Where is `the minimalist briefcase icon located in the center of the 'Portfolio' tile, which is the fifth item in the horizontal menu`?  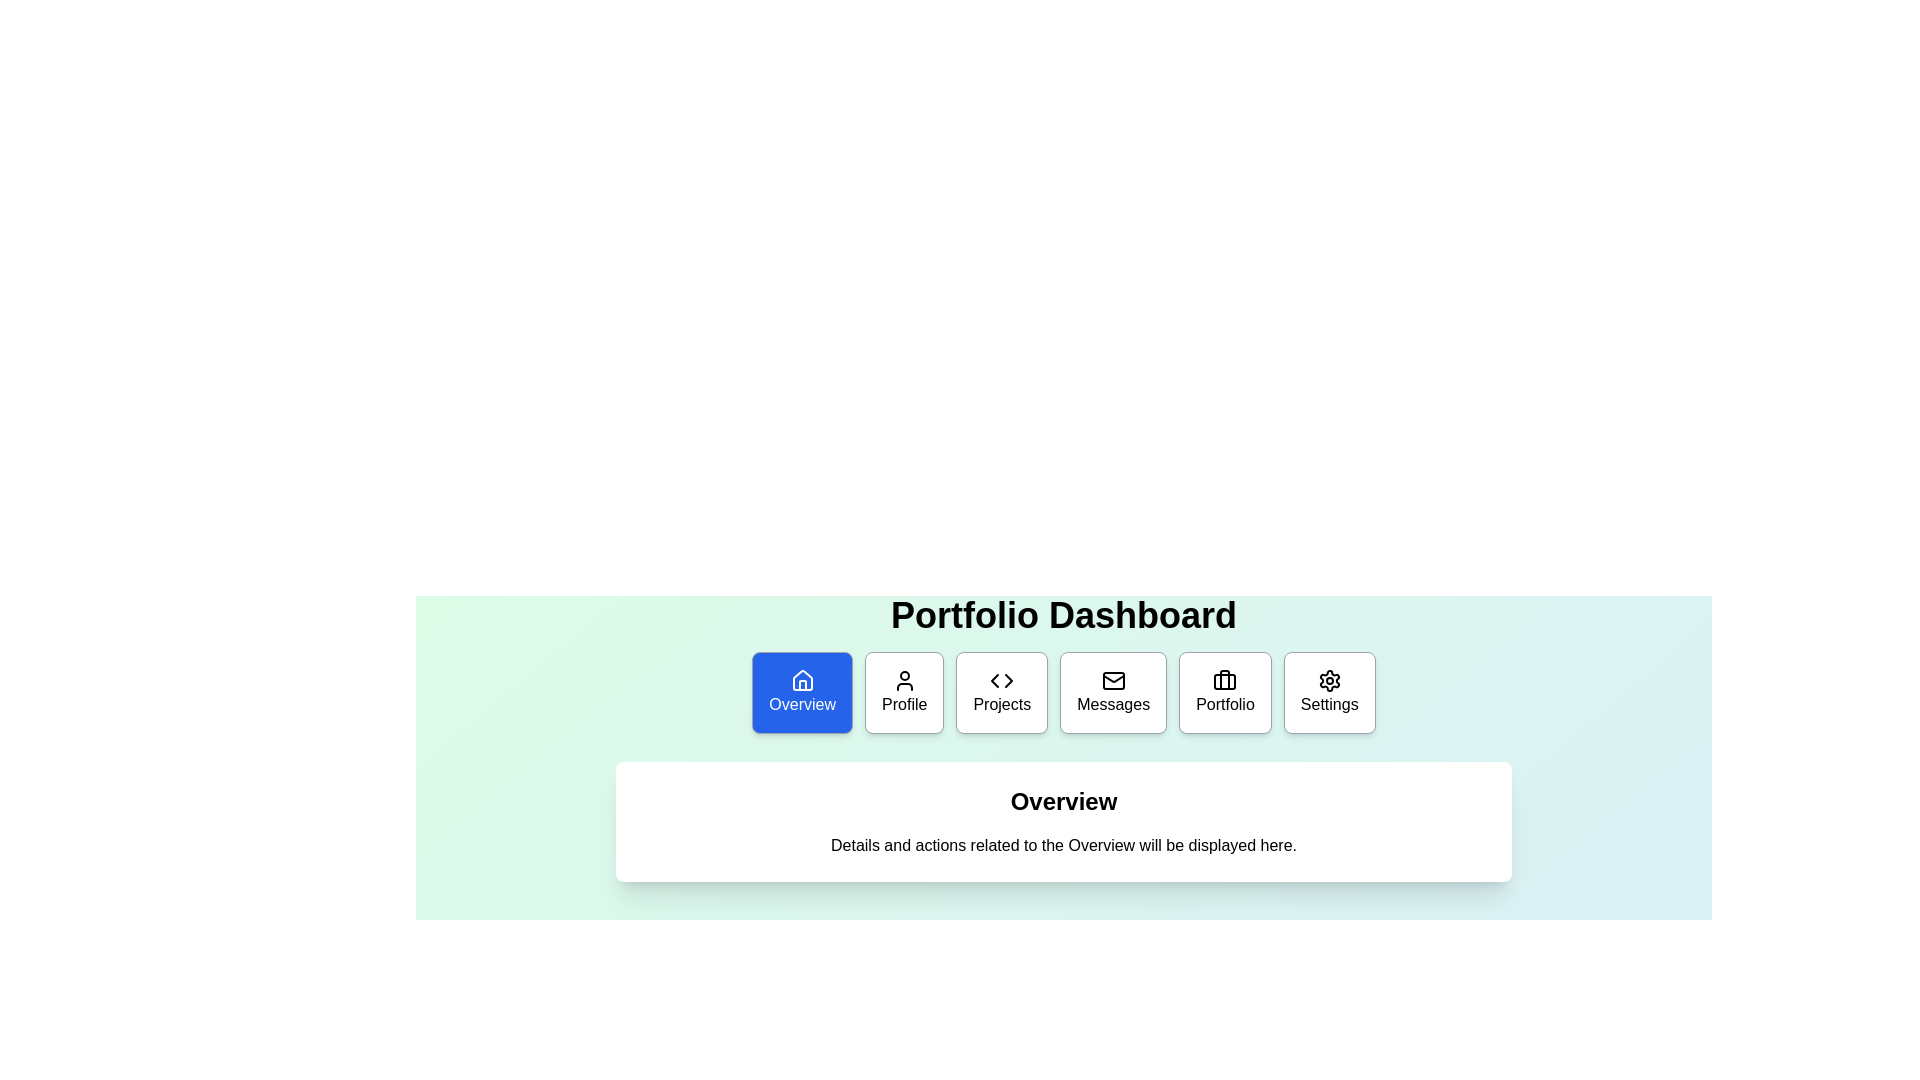 the minimalist briefcase icon located in the center of the 'Portfolio' tile, which is the fifth item in the horizontal menu is located at coordinates (1224, 680).